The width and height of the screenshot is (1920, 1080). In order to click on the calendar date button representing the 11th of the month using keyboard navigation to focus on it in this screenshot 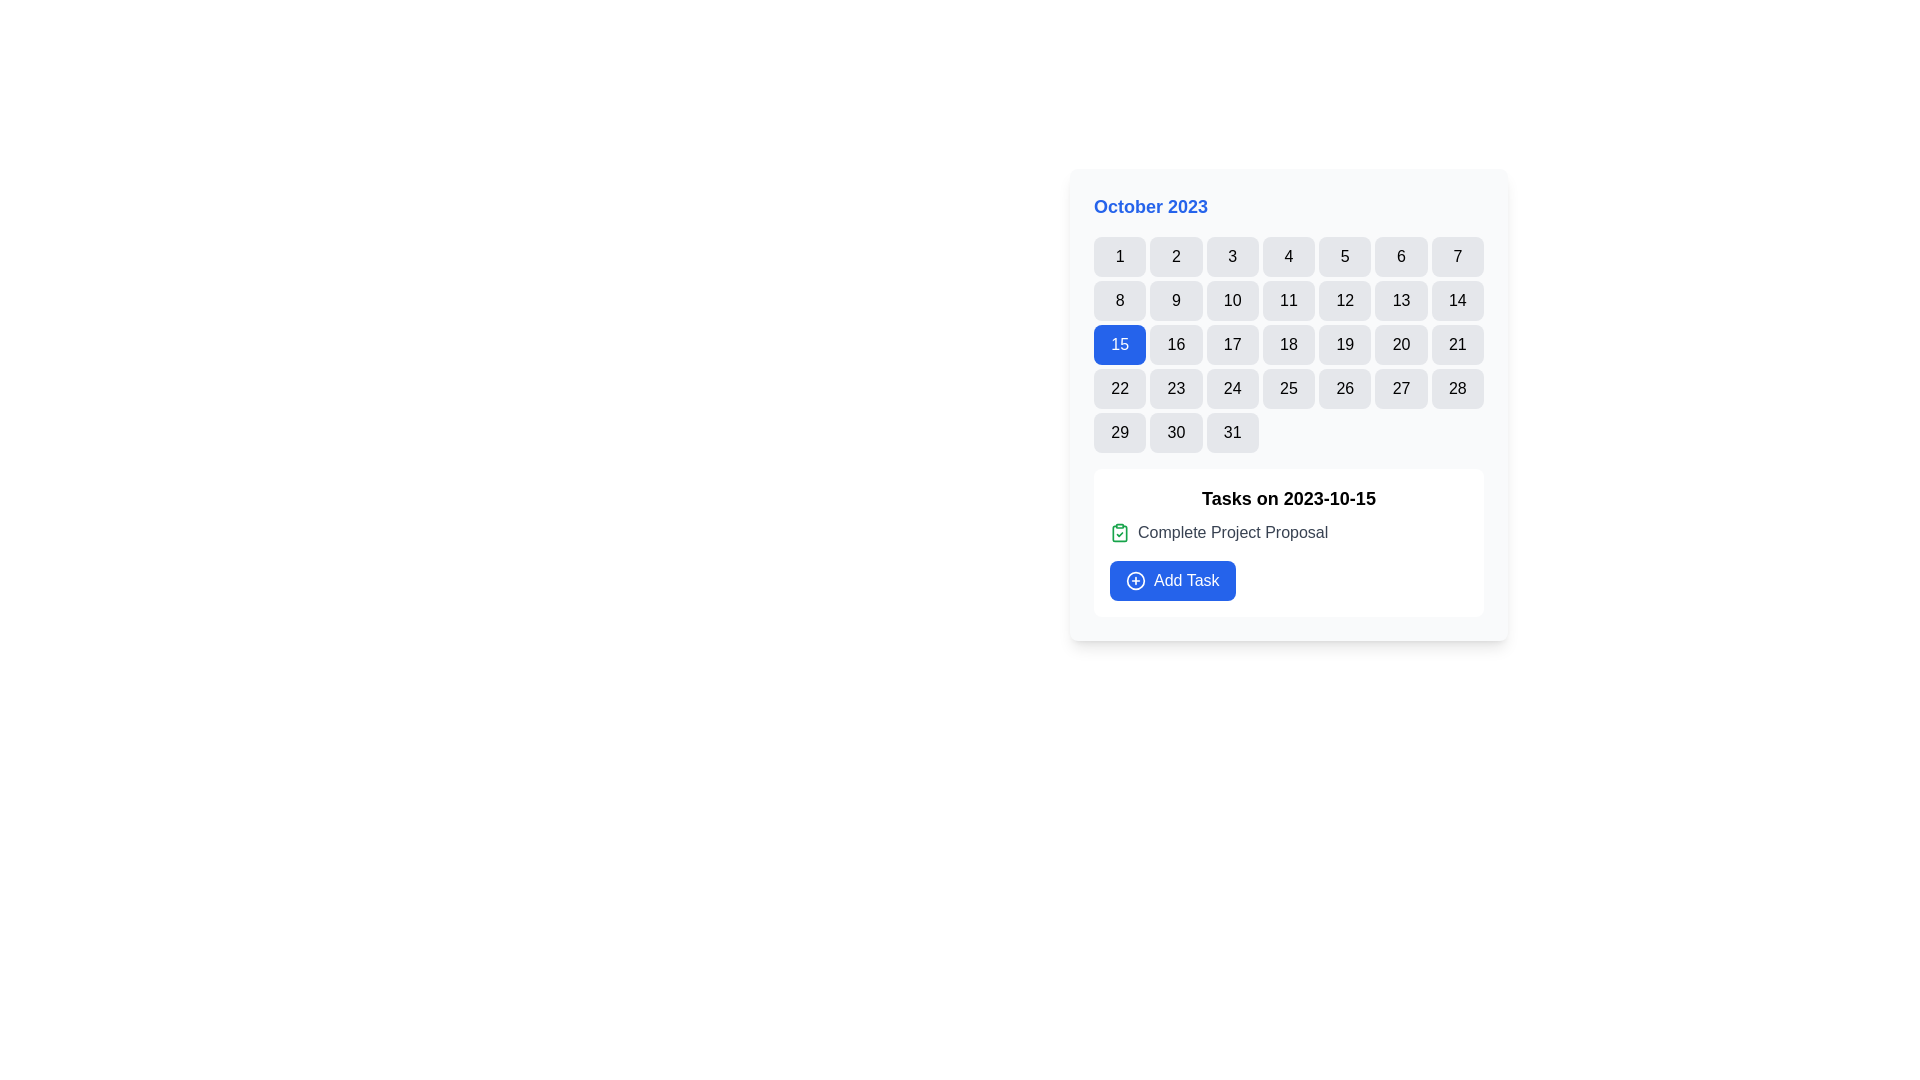, I will do `click(1288, 300)`.